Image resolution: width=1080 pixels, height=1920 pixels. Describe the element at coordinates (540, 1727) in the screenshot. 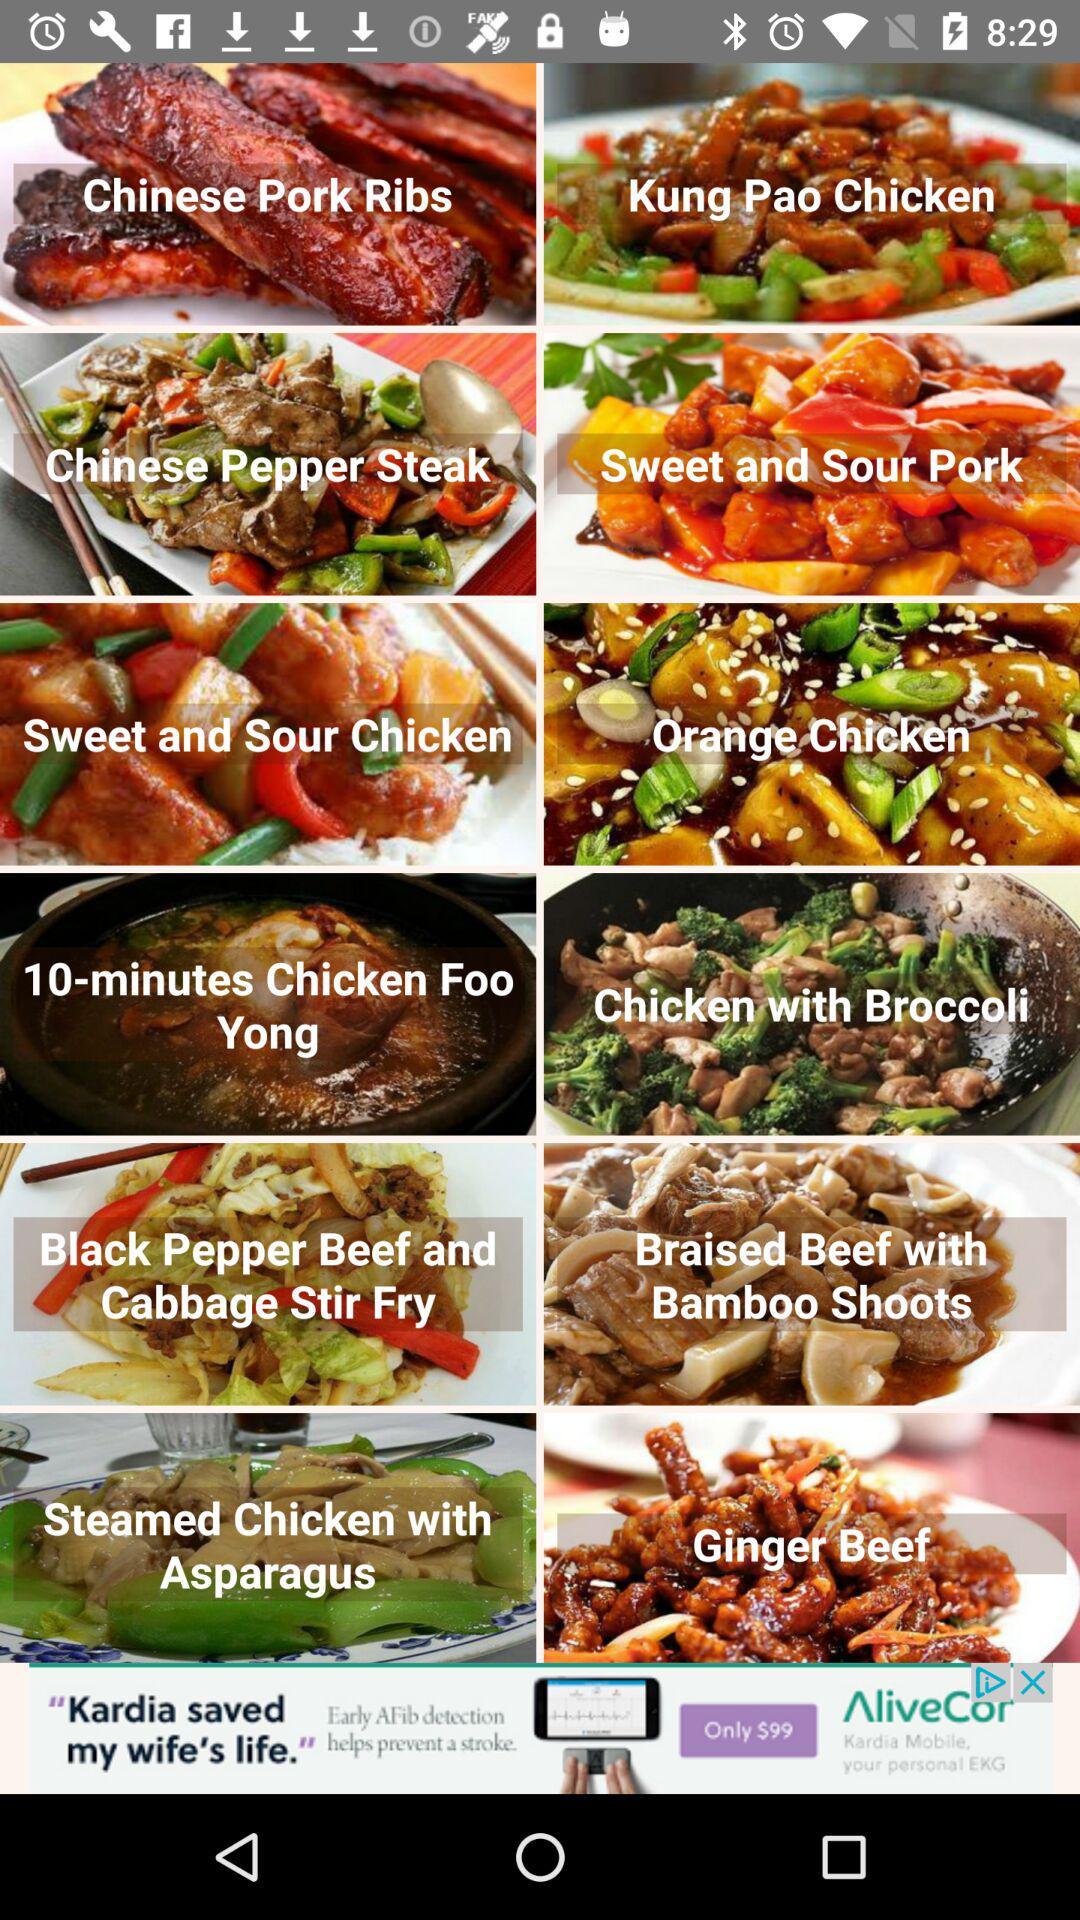

I see `click advertisement` at that location.